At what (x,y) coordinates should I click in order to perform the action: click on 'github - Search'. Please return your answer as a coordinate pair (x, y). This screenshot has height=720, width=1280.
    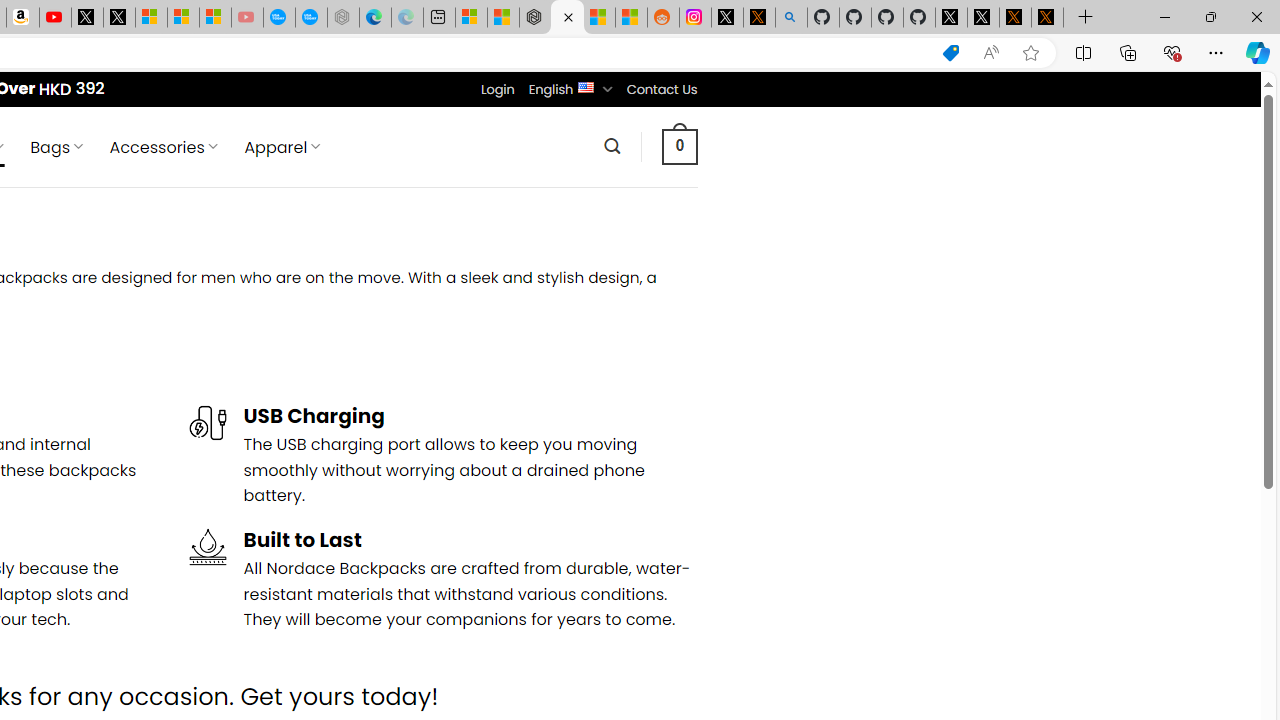
    Looking at the image, I should click on (790, 17).